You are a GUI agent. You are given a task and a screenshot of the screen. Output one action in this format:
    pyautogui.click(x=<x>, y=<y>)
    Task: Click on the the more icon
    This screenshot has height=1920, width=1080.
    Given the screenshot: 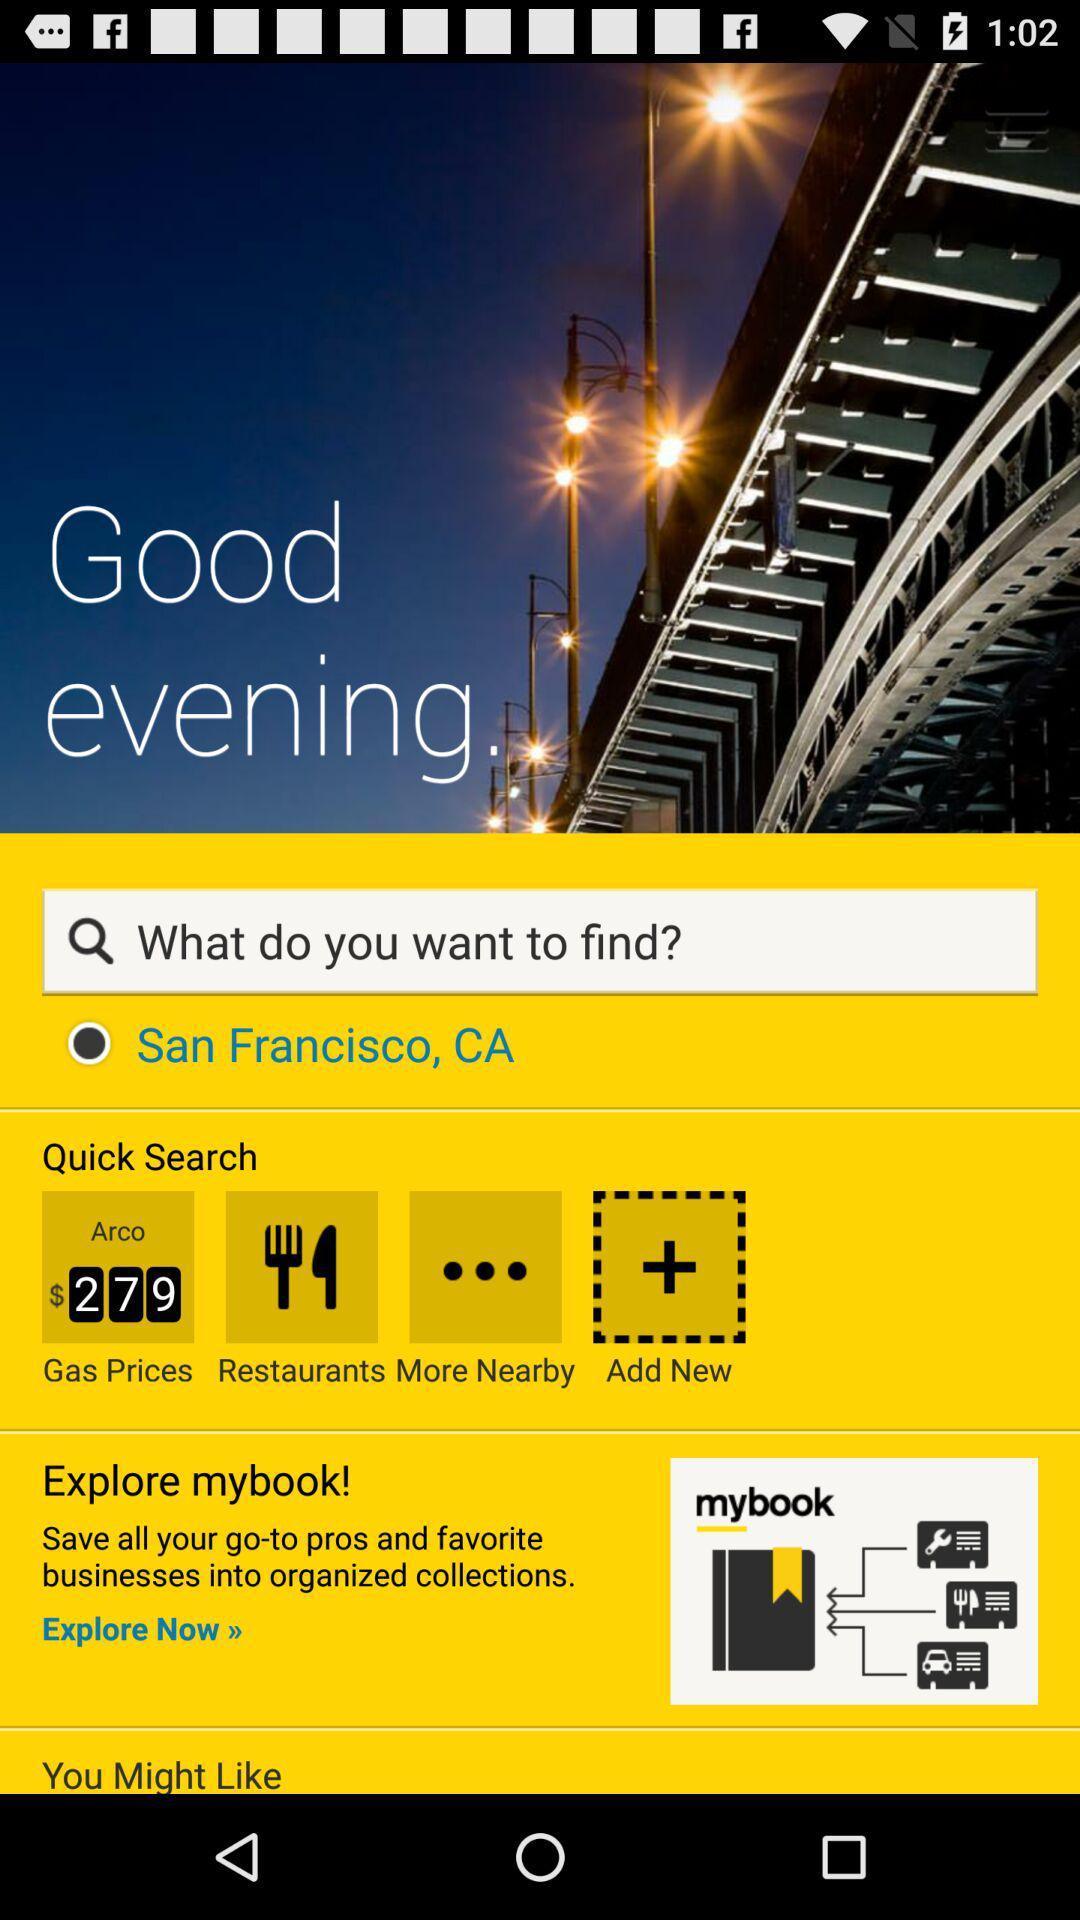 What is the action you would take?
    pyautogui.click(x=485, y=1384)
    